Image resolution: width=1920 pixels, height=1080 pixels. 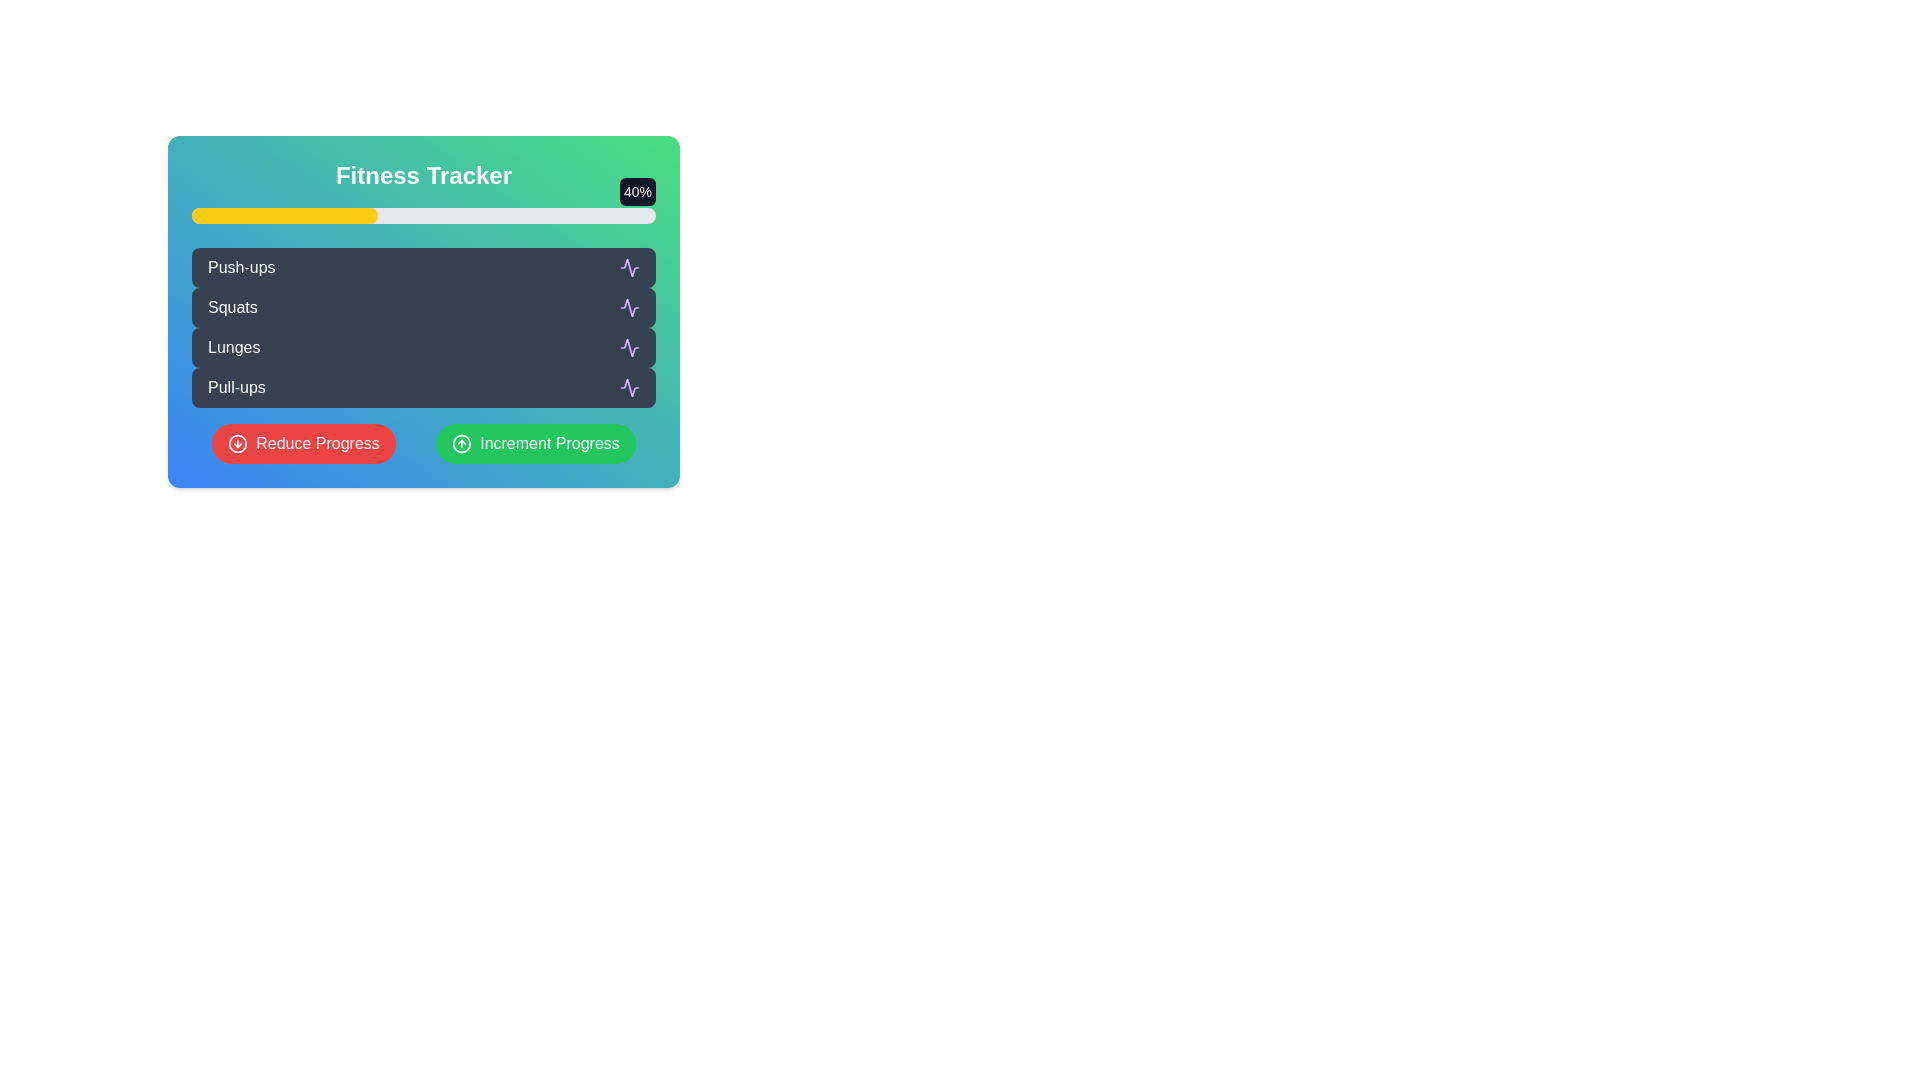 I want to click on the icon that represents the action of incrementing progress, located to the left within the 'Increment Progress' button at the bottom right of the interface, so click(x=461, y=442).